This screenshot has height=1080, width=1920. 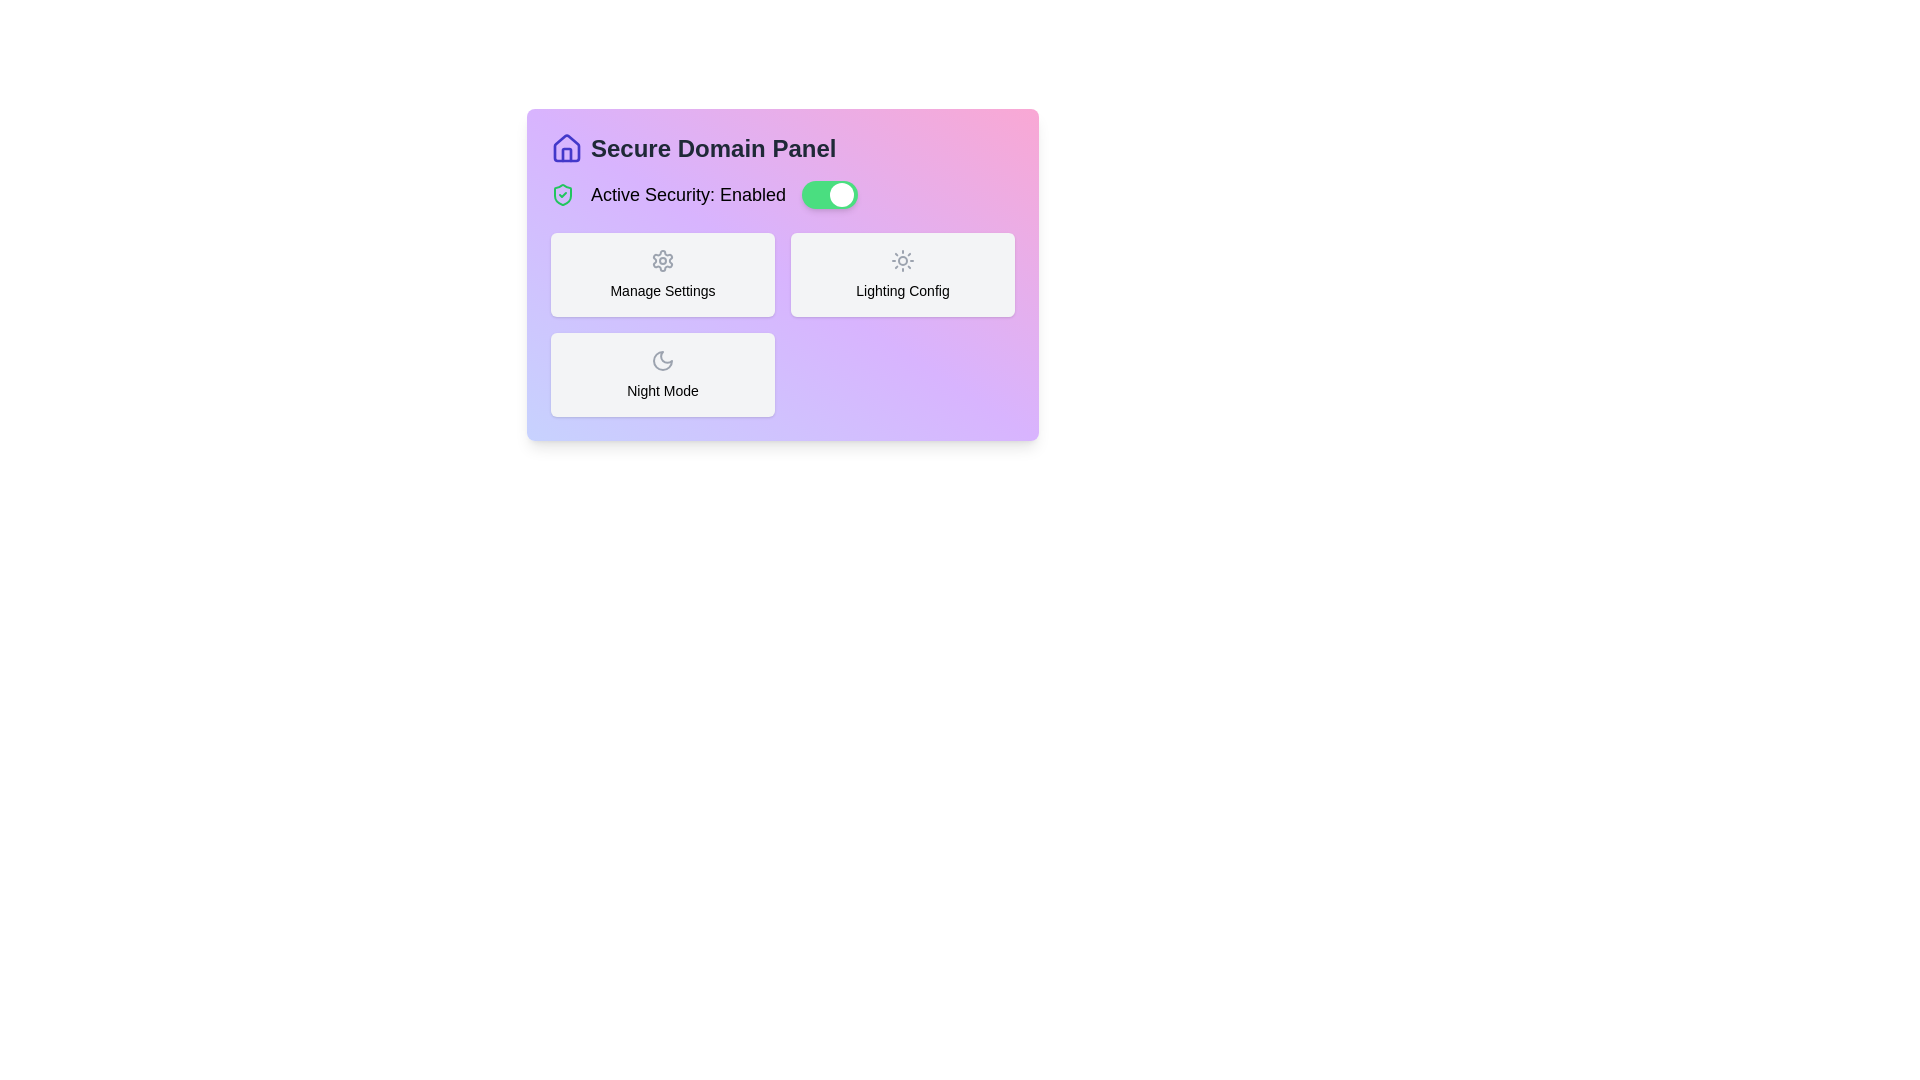 I want to click on the settings management button located in the top-left corner of the 2x2 grid for keyboard interactions, so click(x=662, y=274).